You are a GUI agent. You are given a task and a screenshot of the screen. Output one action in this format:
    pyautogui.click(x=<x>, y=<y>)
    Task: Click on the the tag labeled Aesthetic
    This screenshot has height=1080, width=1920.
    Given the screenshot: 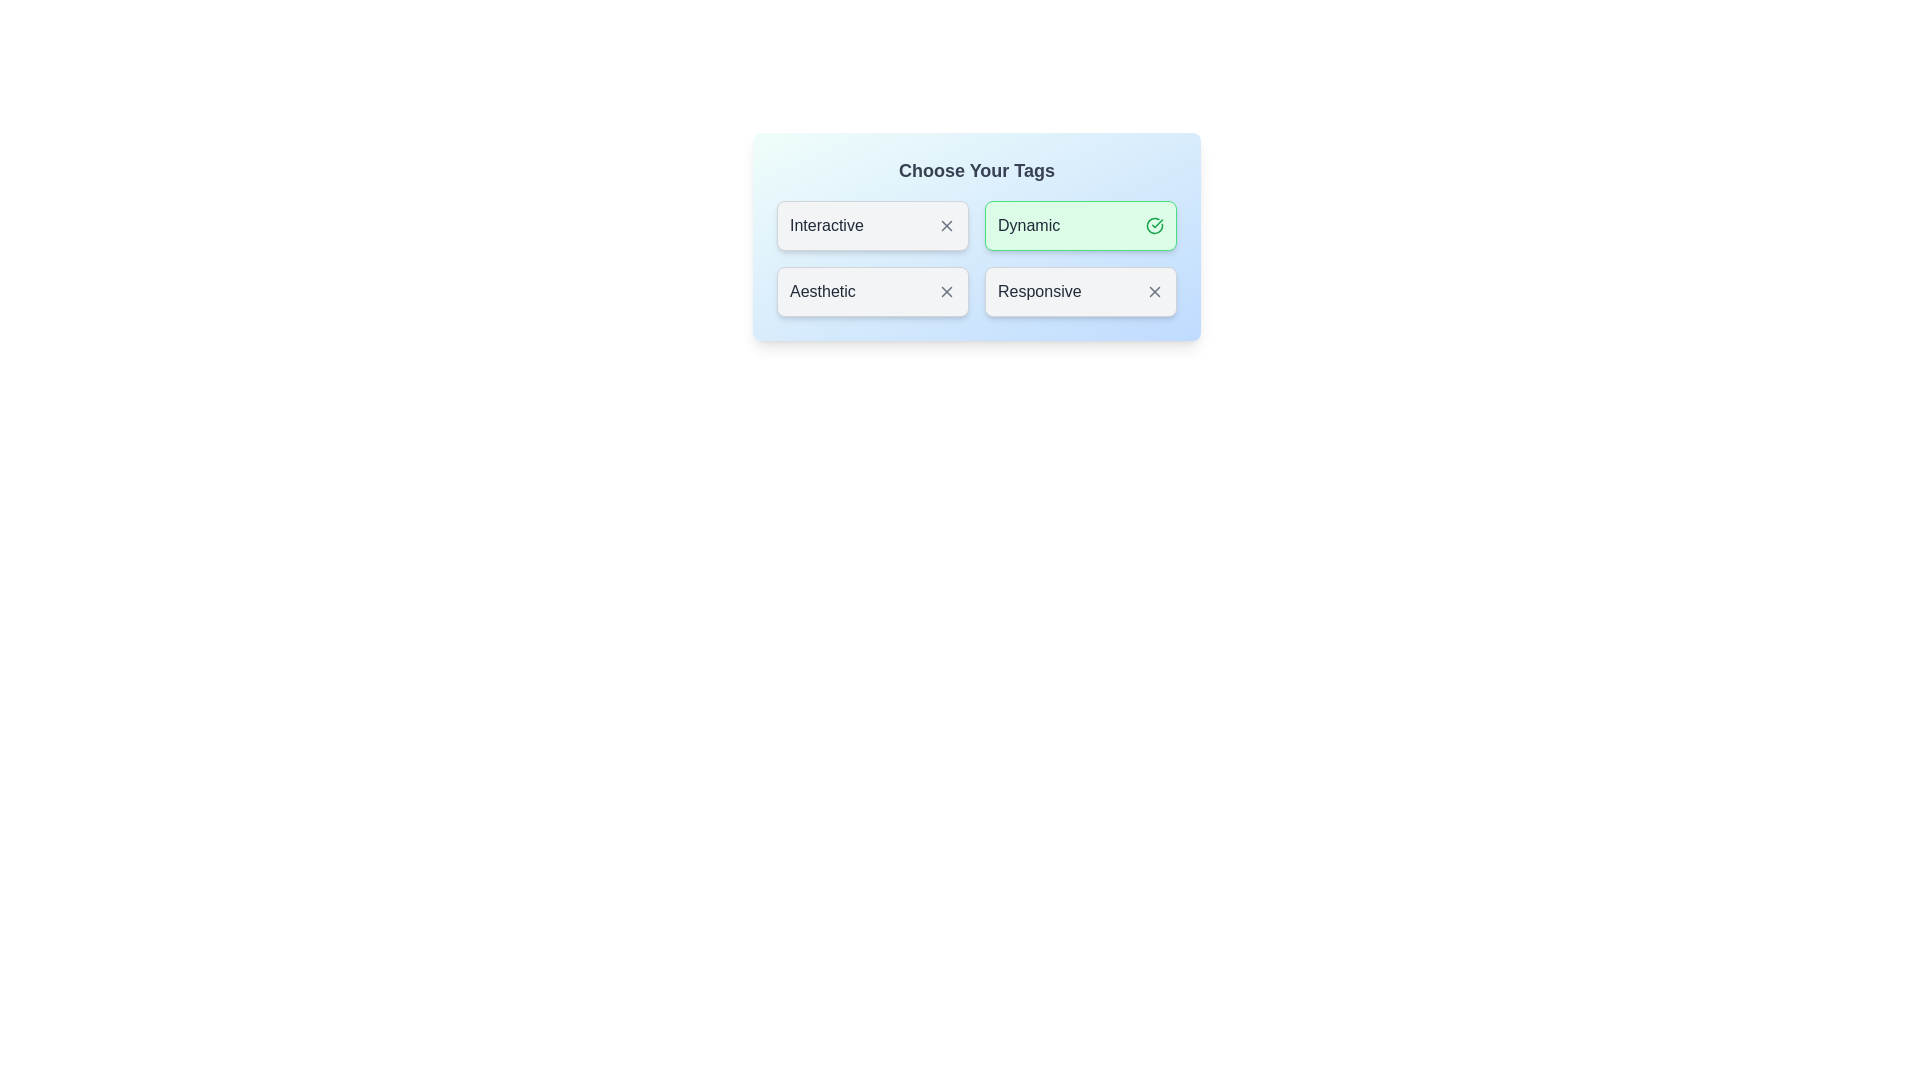 What is the action you would take?
    pyautogui.click(x=873, y=292)
    